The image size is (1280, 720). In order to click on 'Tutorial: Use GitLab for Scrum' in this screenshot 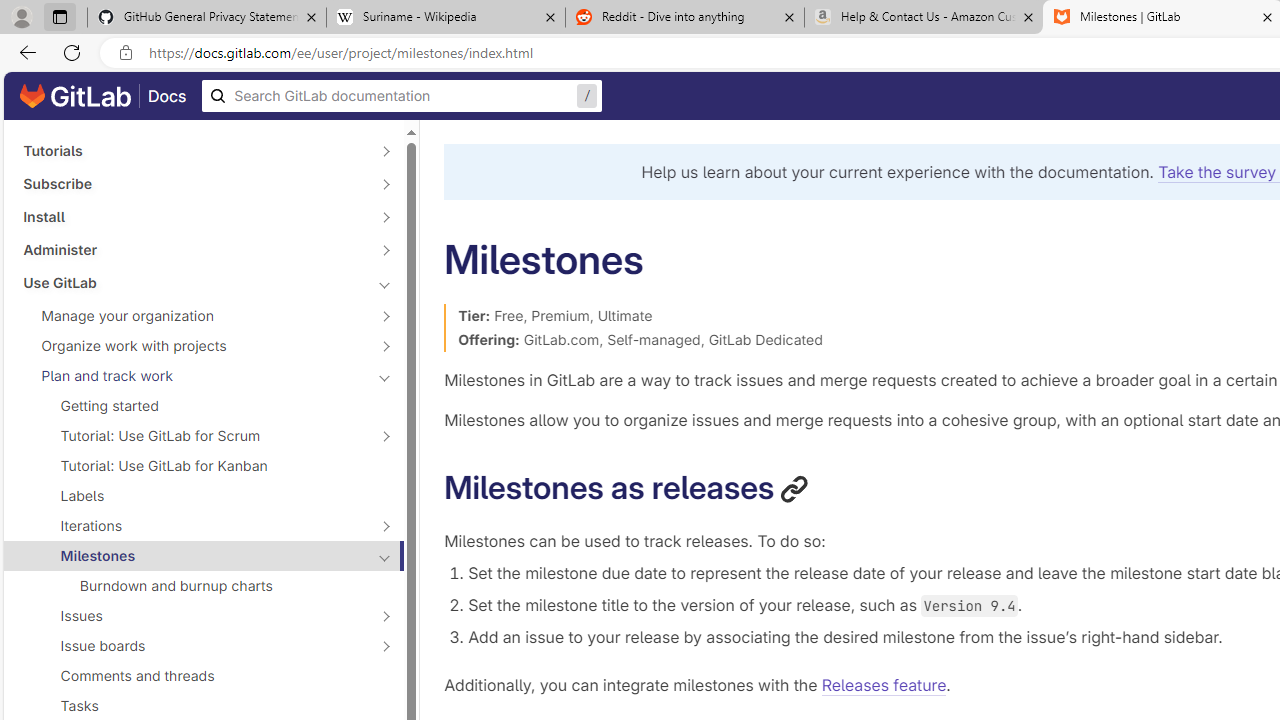, I will do `click(192, 434)`.